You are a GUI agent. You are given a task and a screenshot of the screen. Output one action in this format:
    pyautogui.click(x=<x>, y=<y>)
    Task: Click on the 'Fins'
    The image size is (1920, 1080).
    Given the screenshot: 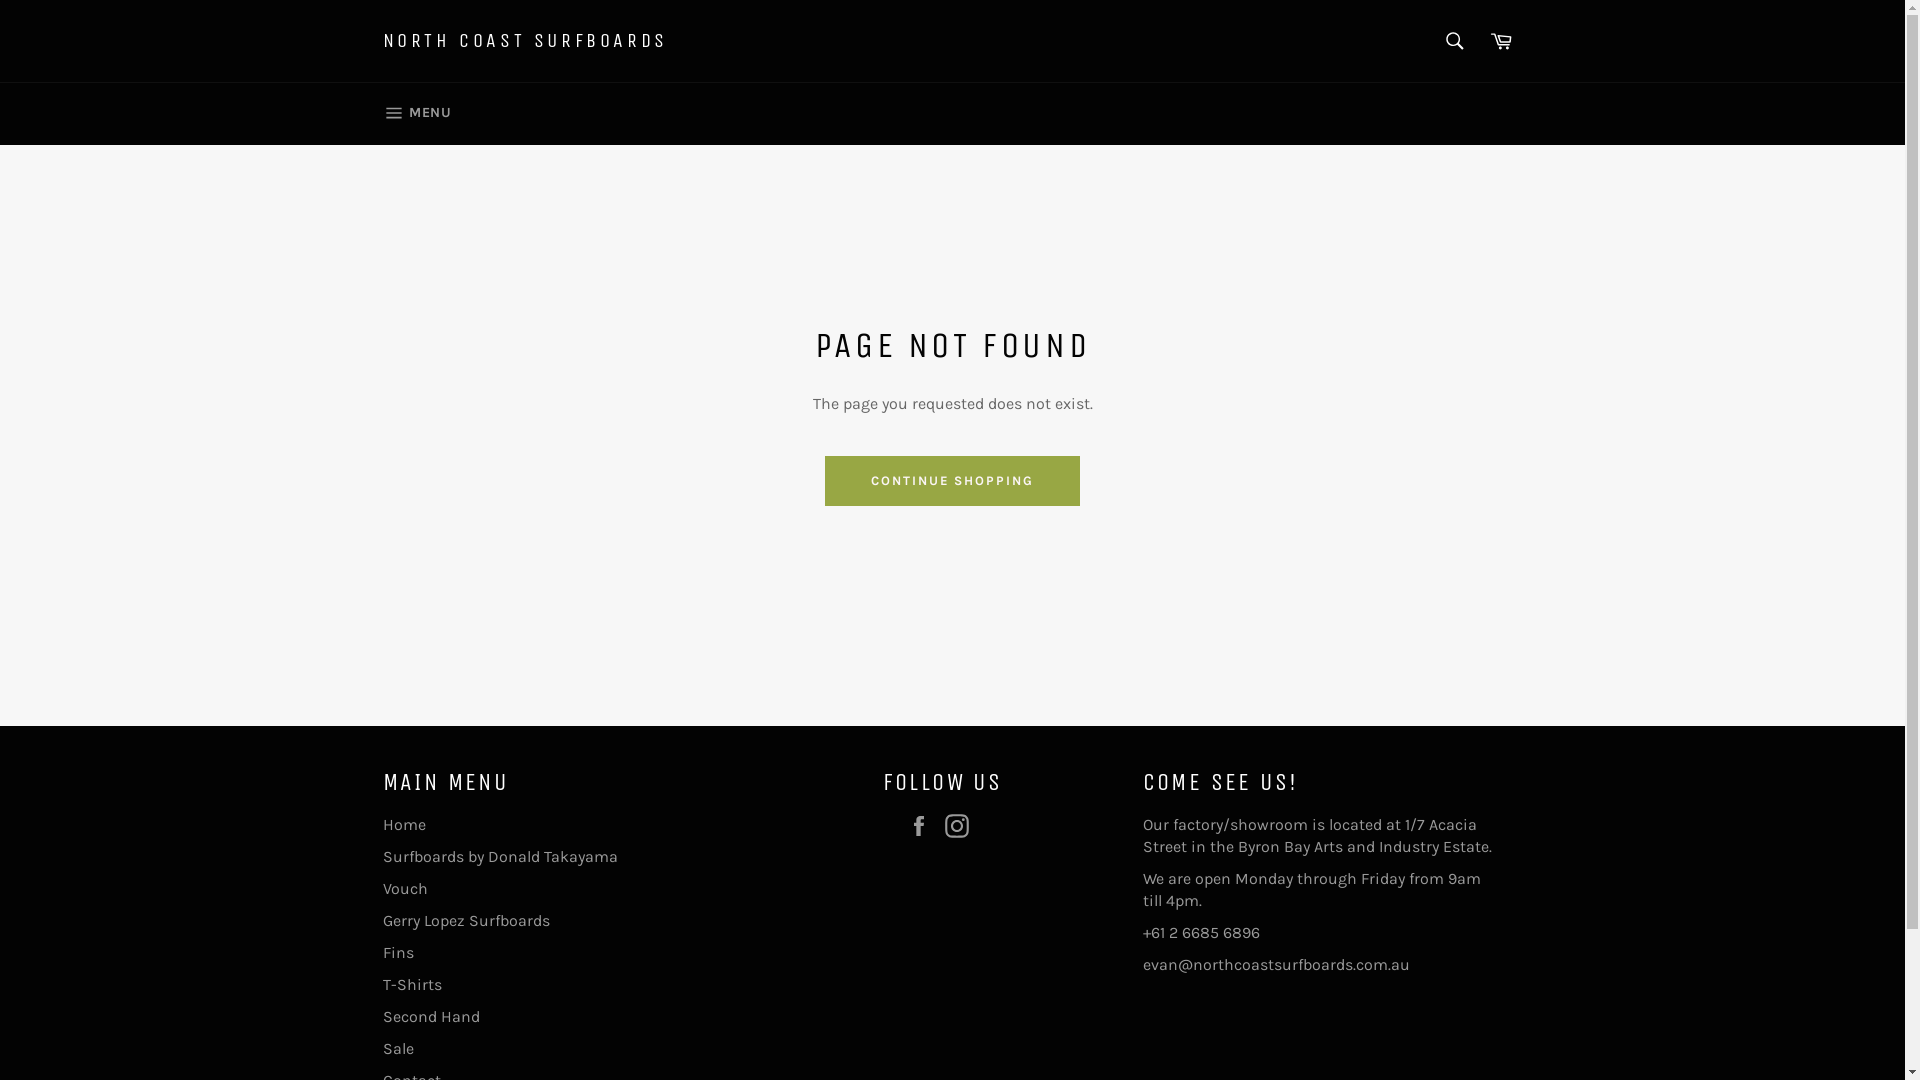 What is the action you would take?
    pyautogui.click(x=397, y=951)
    